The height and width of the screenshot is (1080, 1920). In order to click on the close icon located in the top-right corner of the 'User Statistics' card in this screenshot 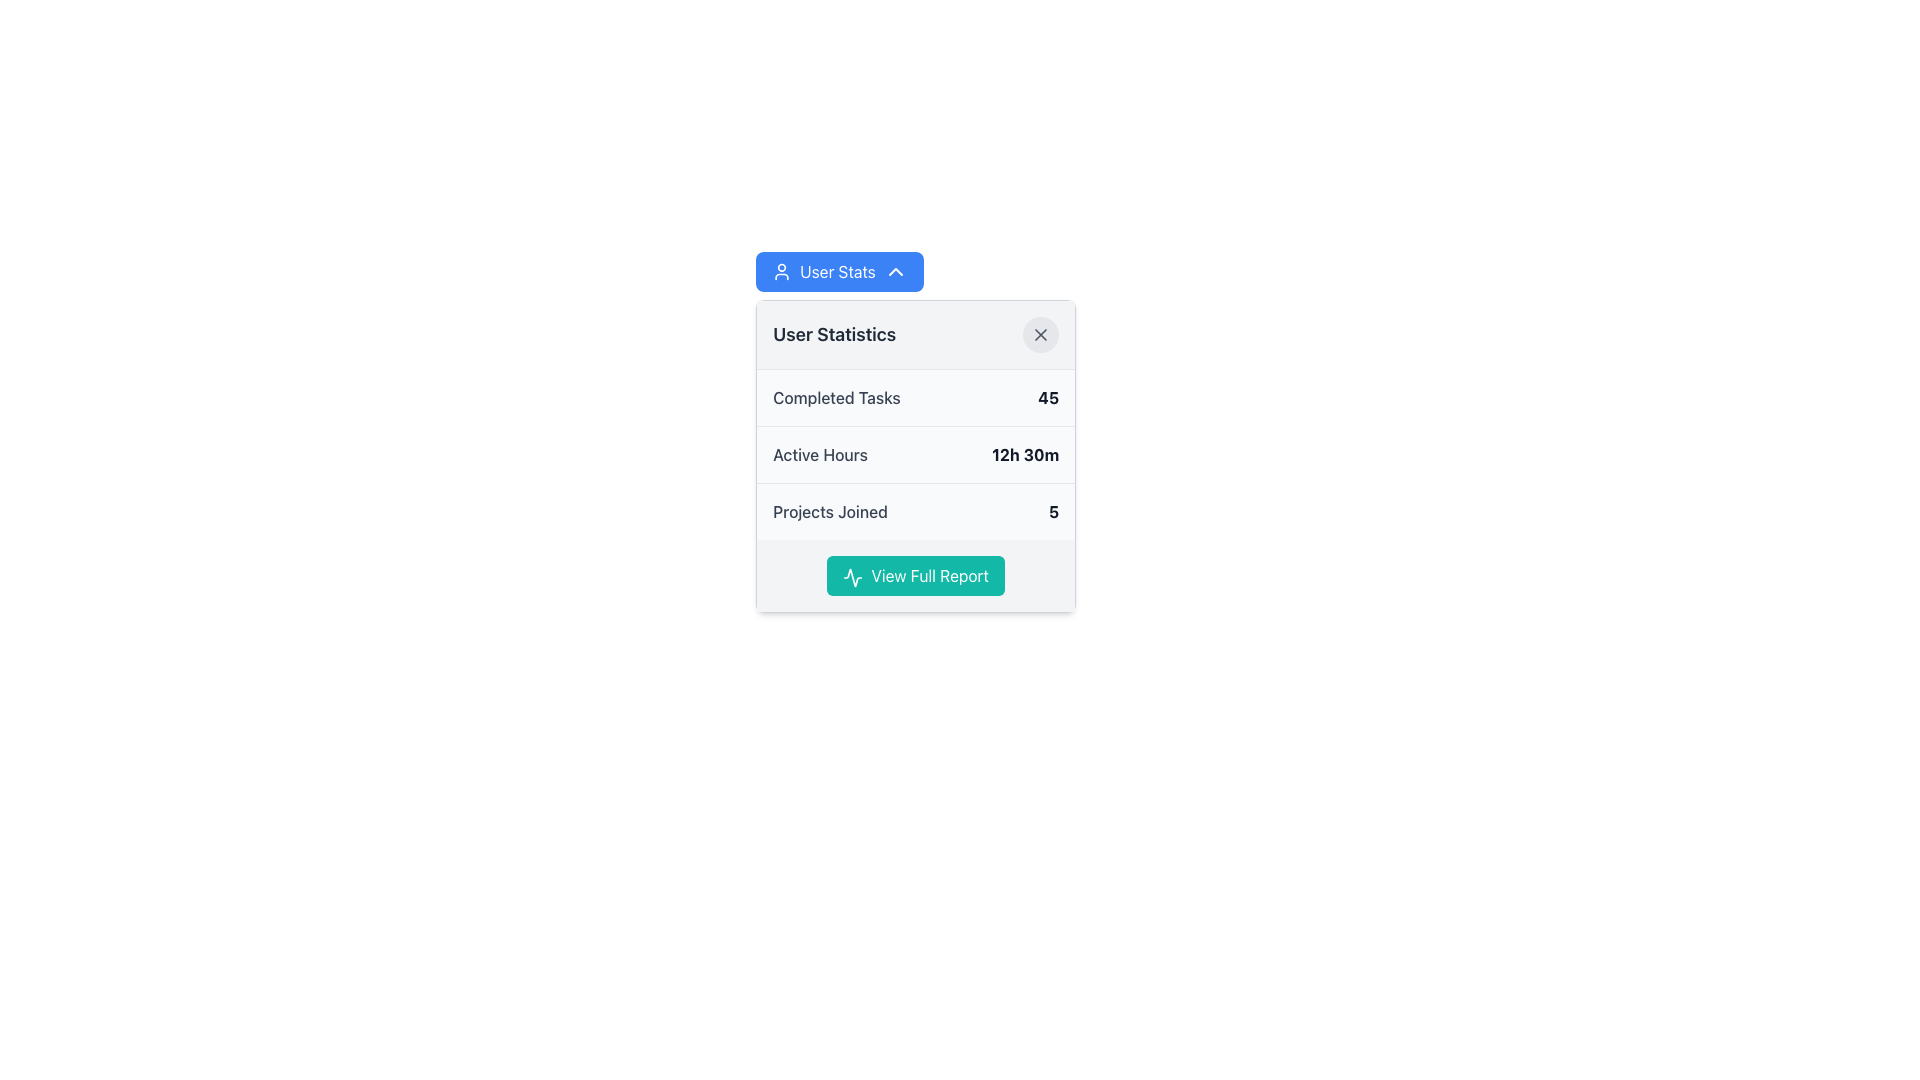, I will do `click(1040, 334)`.